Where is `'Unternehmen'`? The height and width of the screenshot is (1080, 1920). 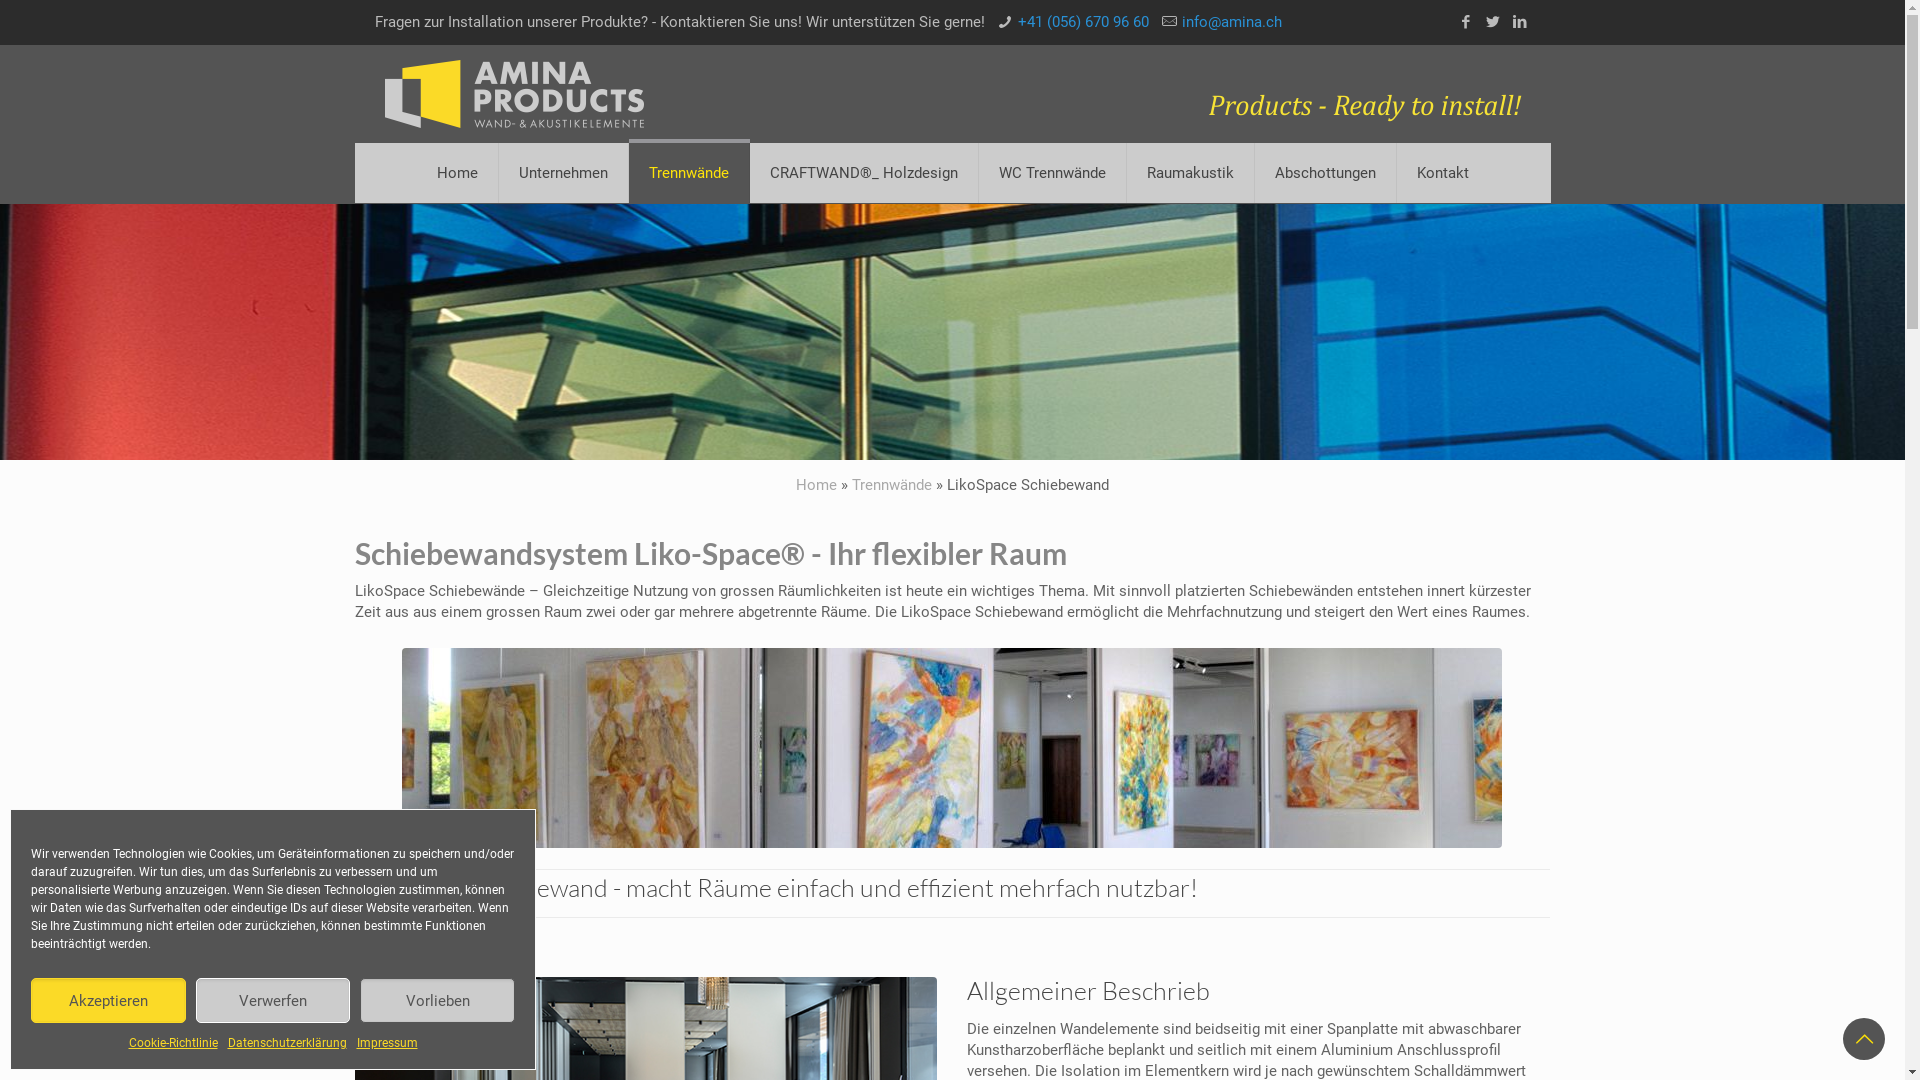 'Unternehmen' is located at coordinates (561, 172).